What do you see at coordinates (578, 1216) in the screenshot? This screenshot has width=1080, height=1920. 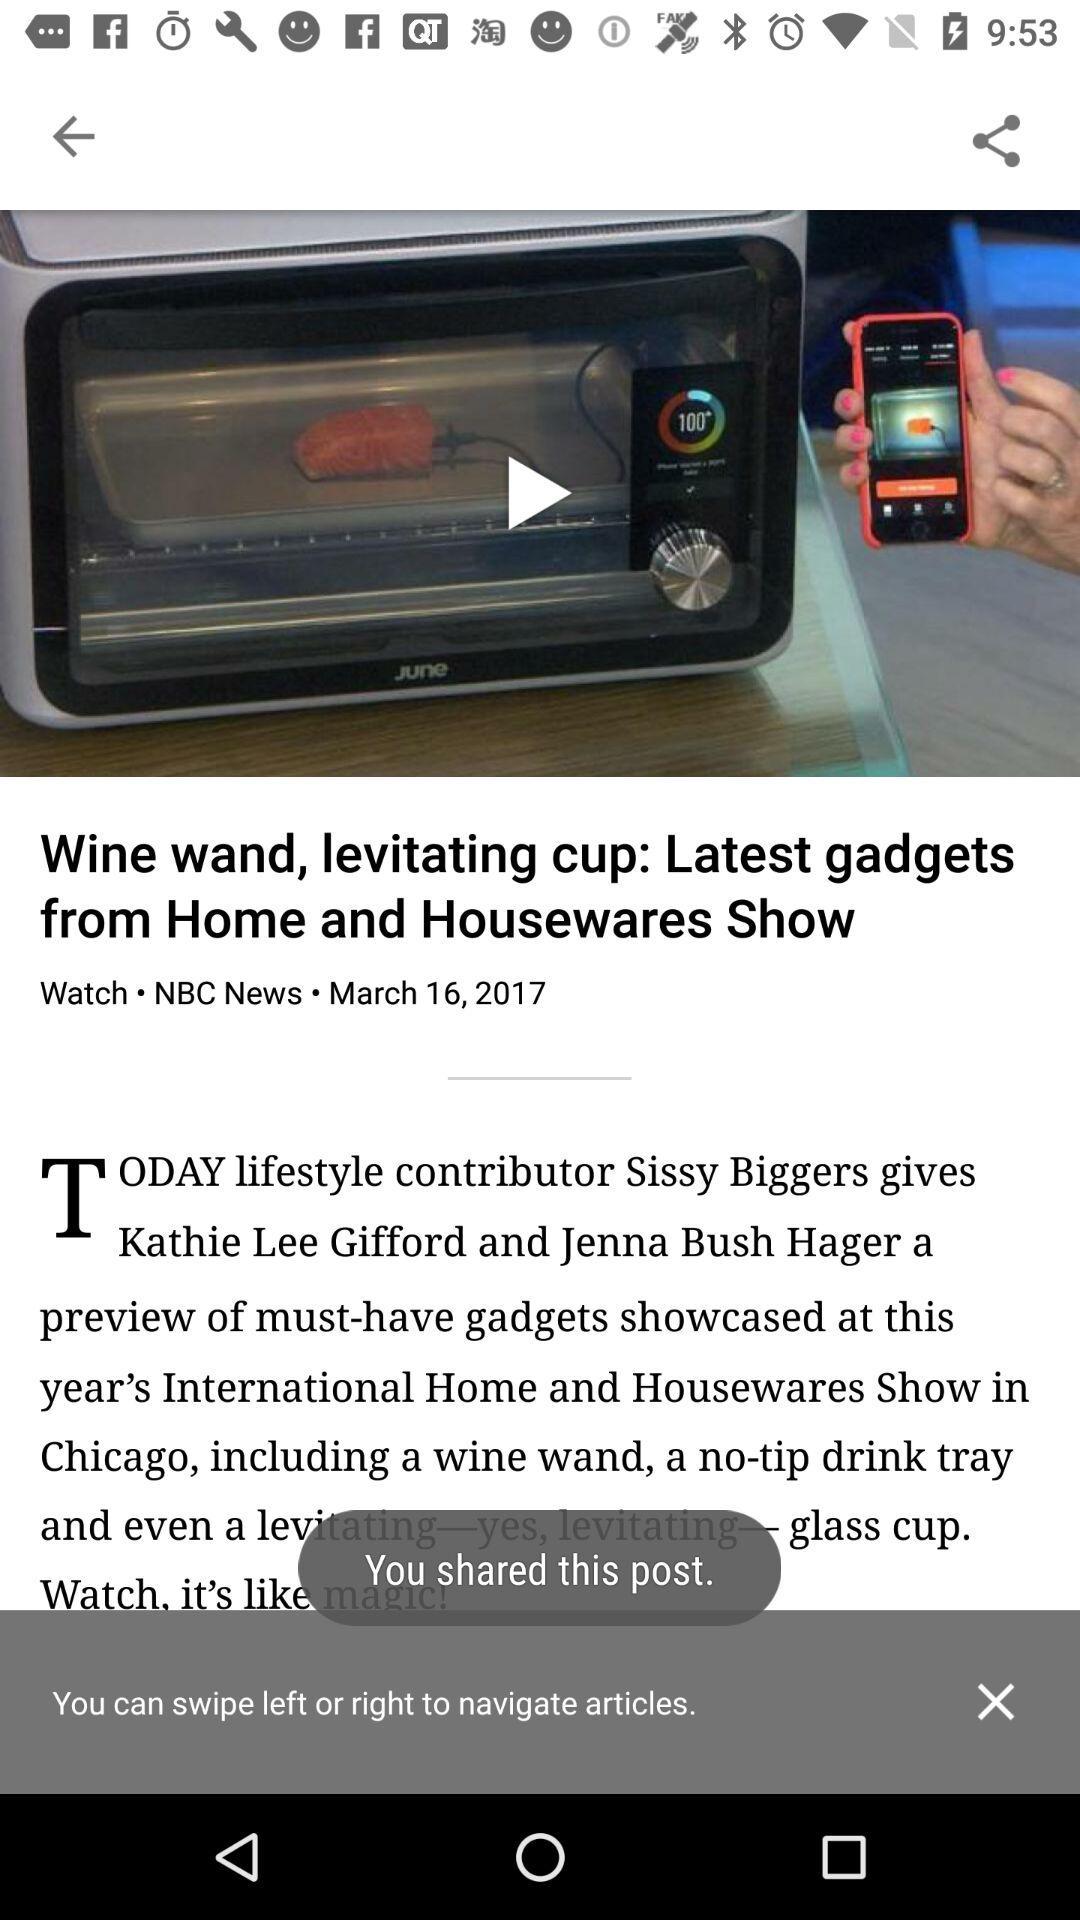 I see `the text which is in last post` at bounding box center [578, 1216].